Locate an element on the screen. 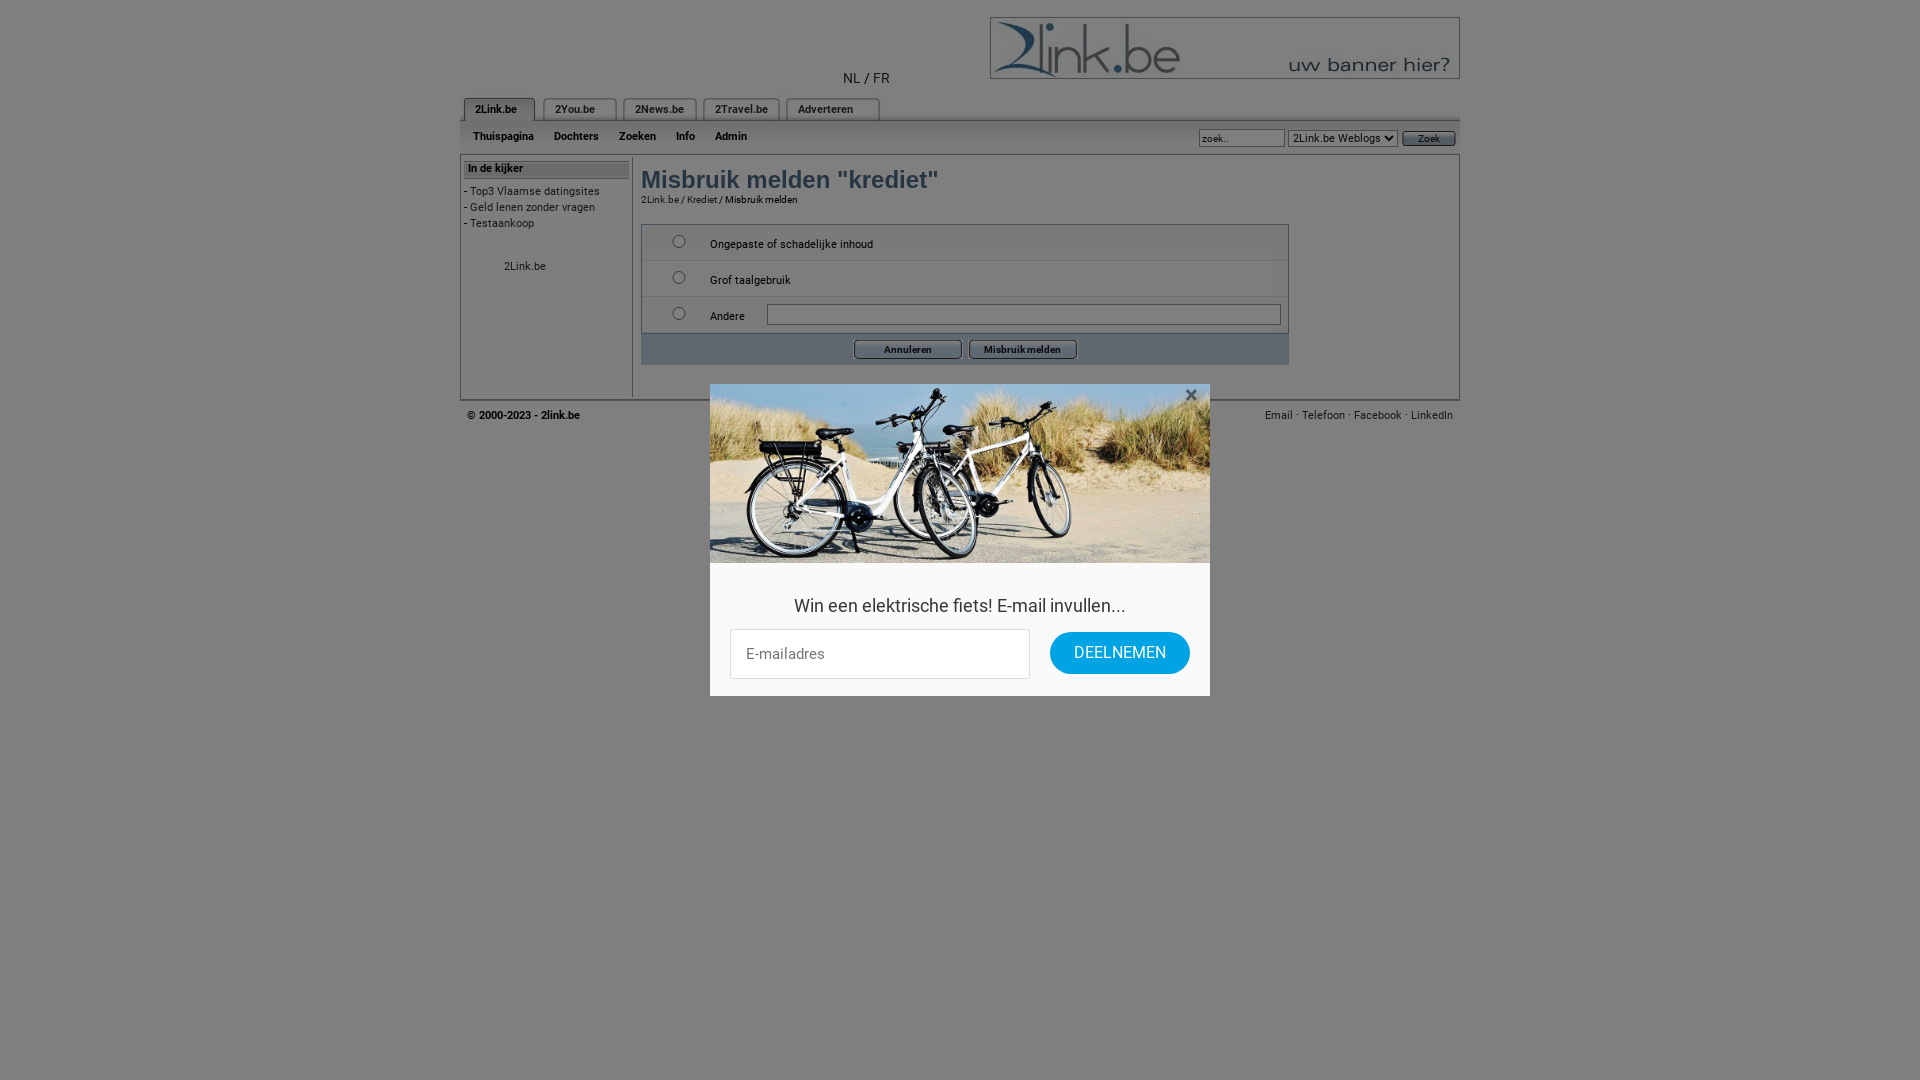 This screenshot has height=1080, width=1920. 'Facebook' is located at coordinates (1376, 414).